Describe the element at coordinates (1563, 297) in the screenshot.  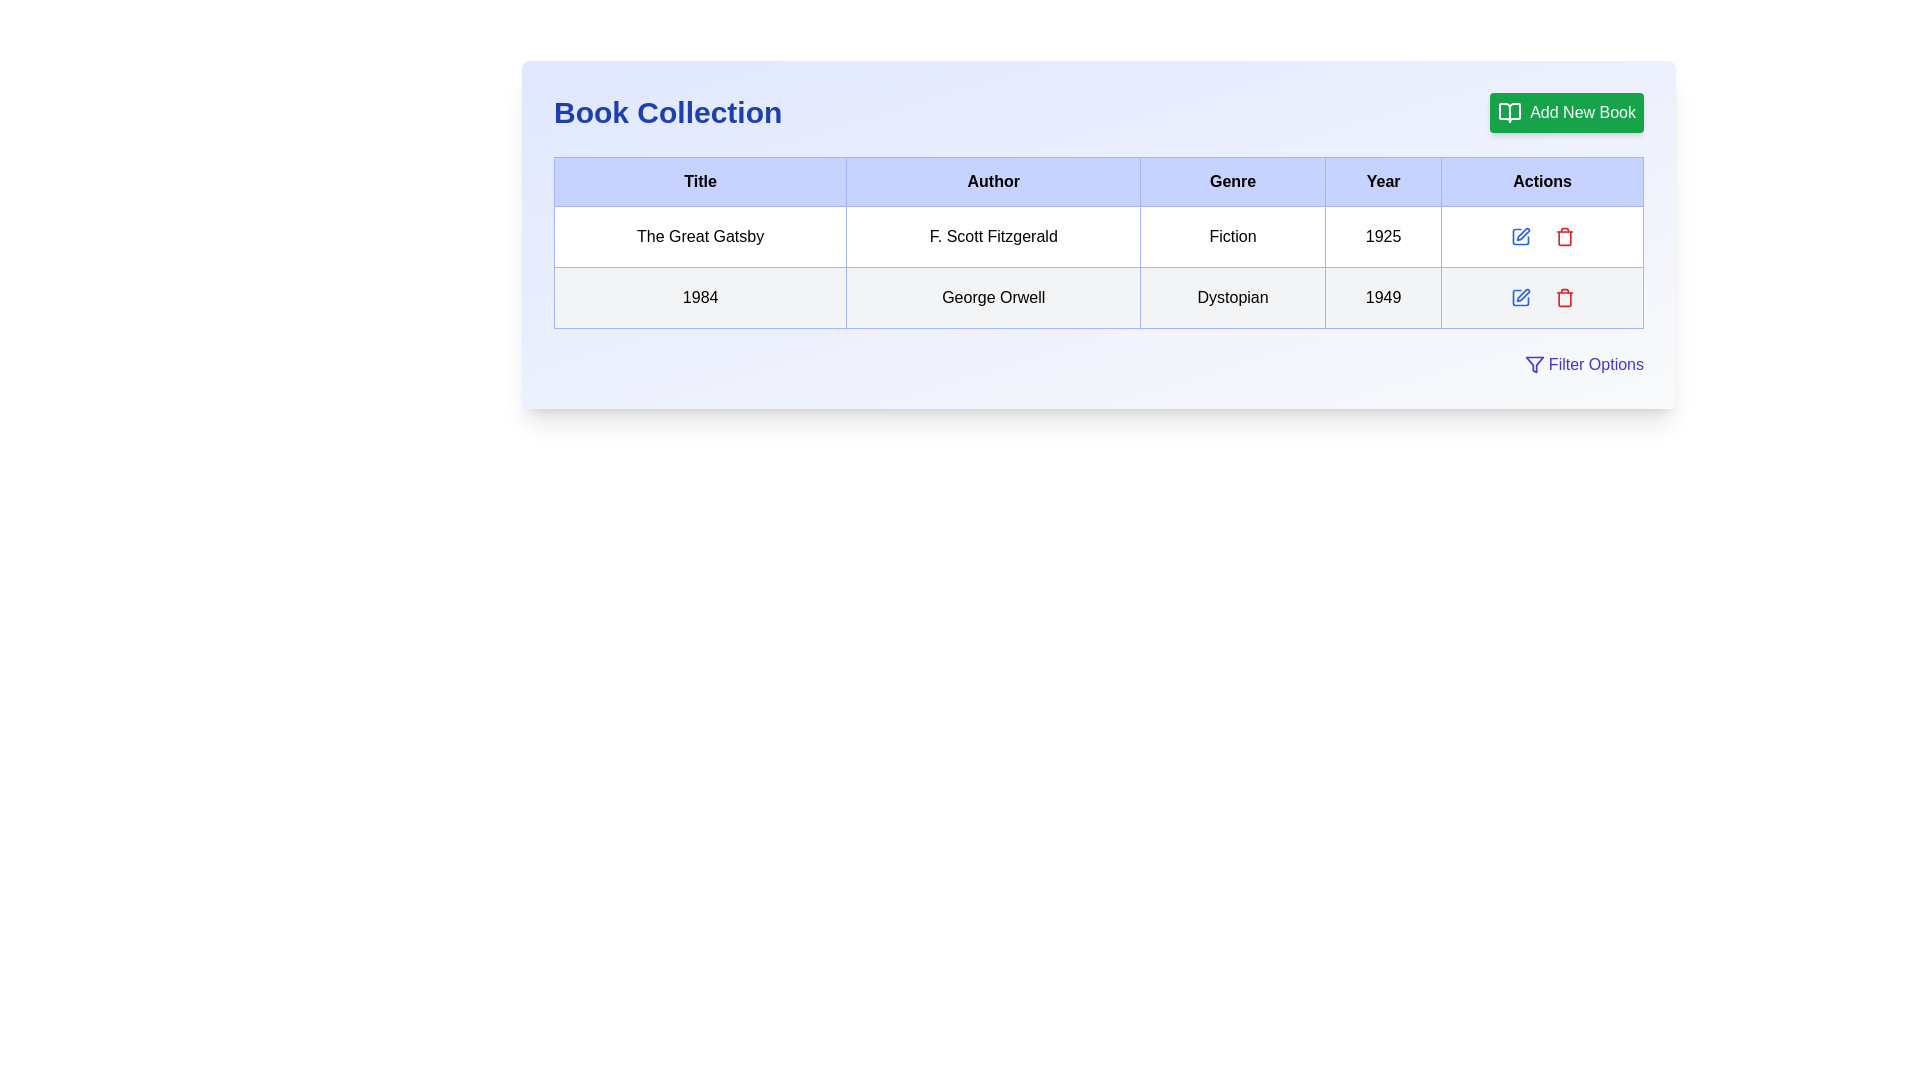
I see `the delete icon button located in the action column of the second row in the data table` at that location.